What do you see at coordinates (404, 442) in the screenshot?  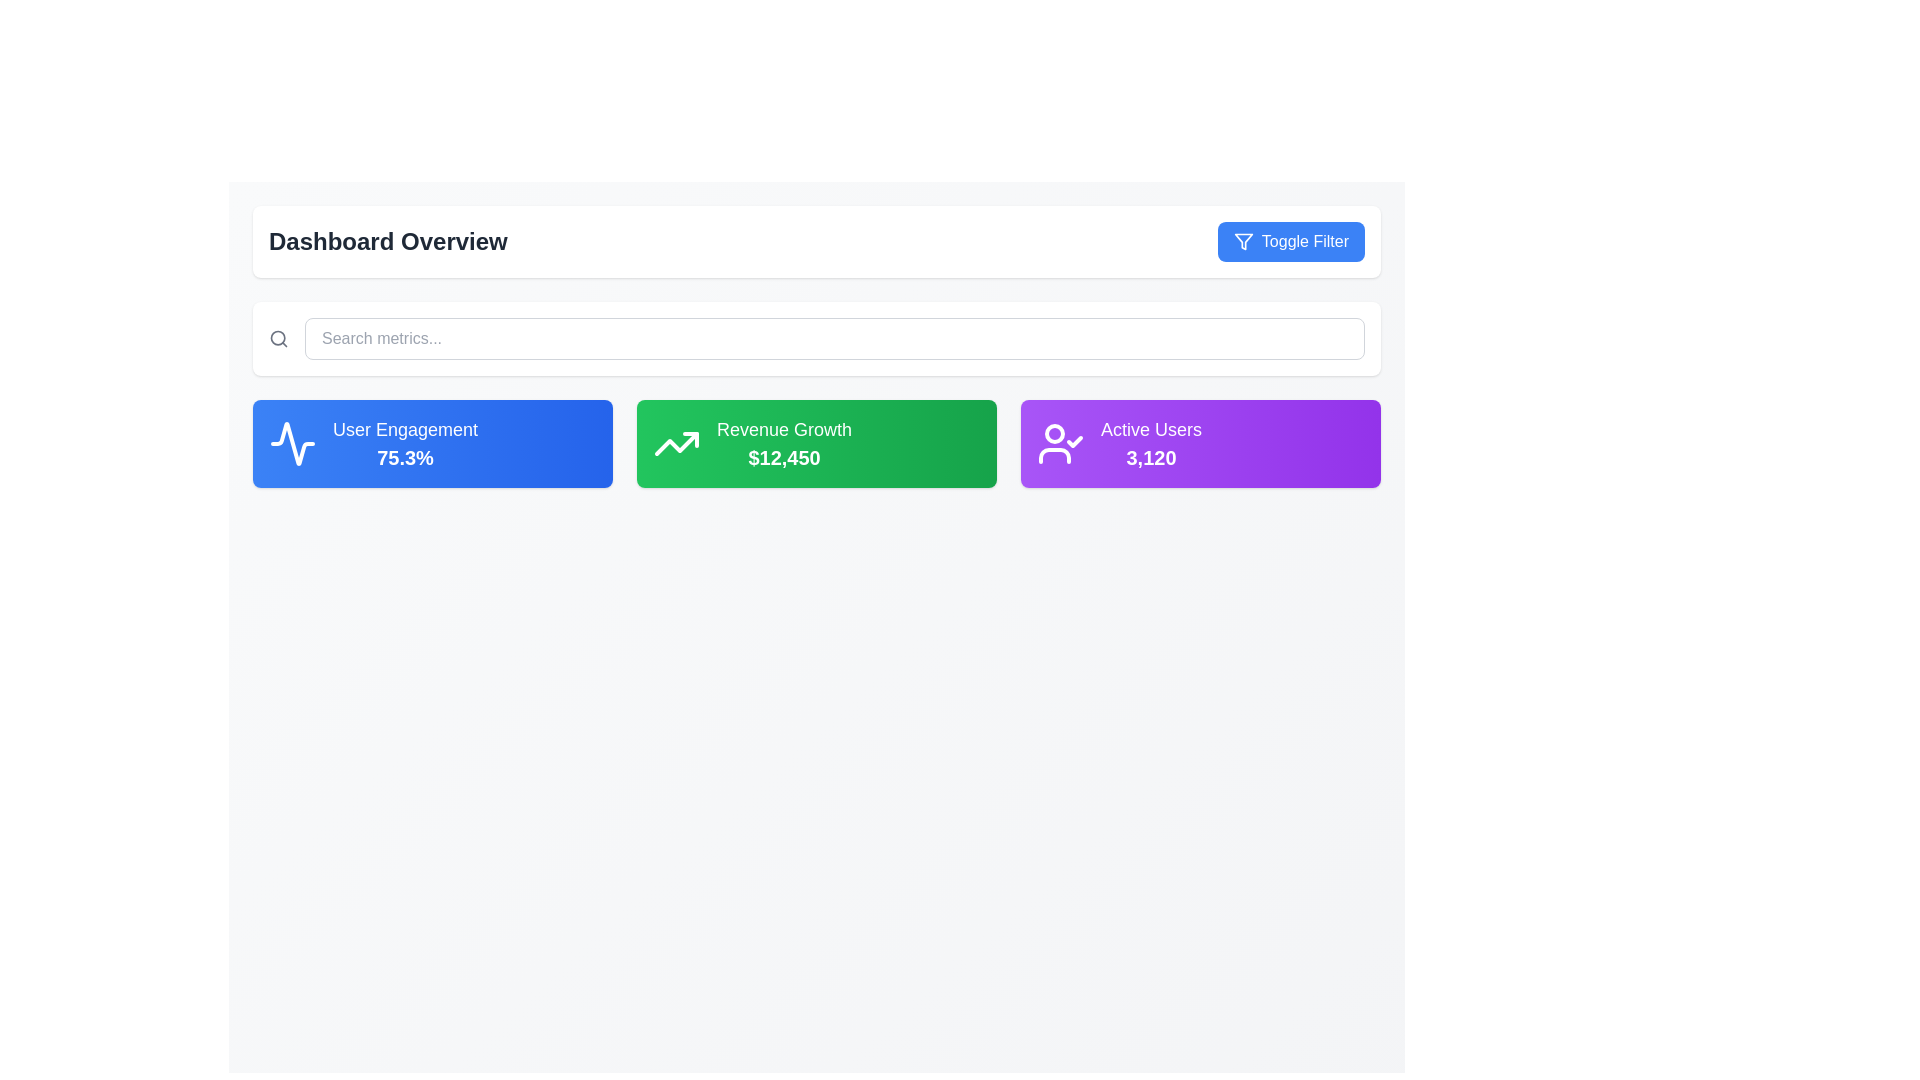 I see `the metric displayed on the 'User Engagement' Display Card, which shows '75.3%' in bold text over a blue gradient background` at bounding box center [404, 442].